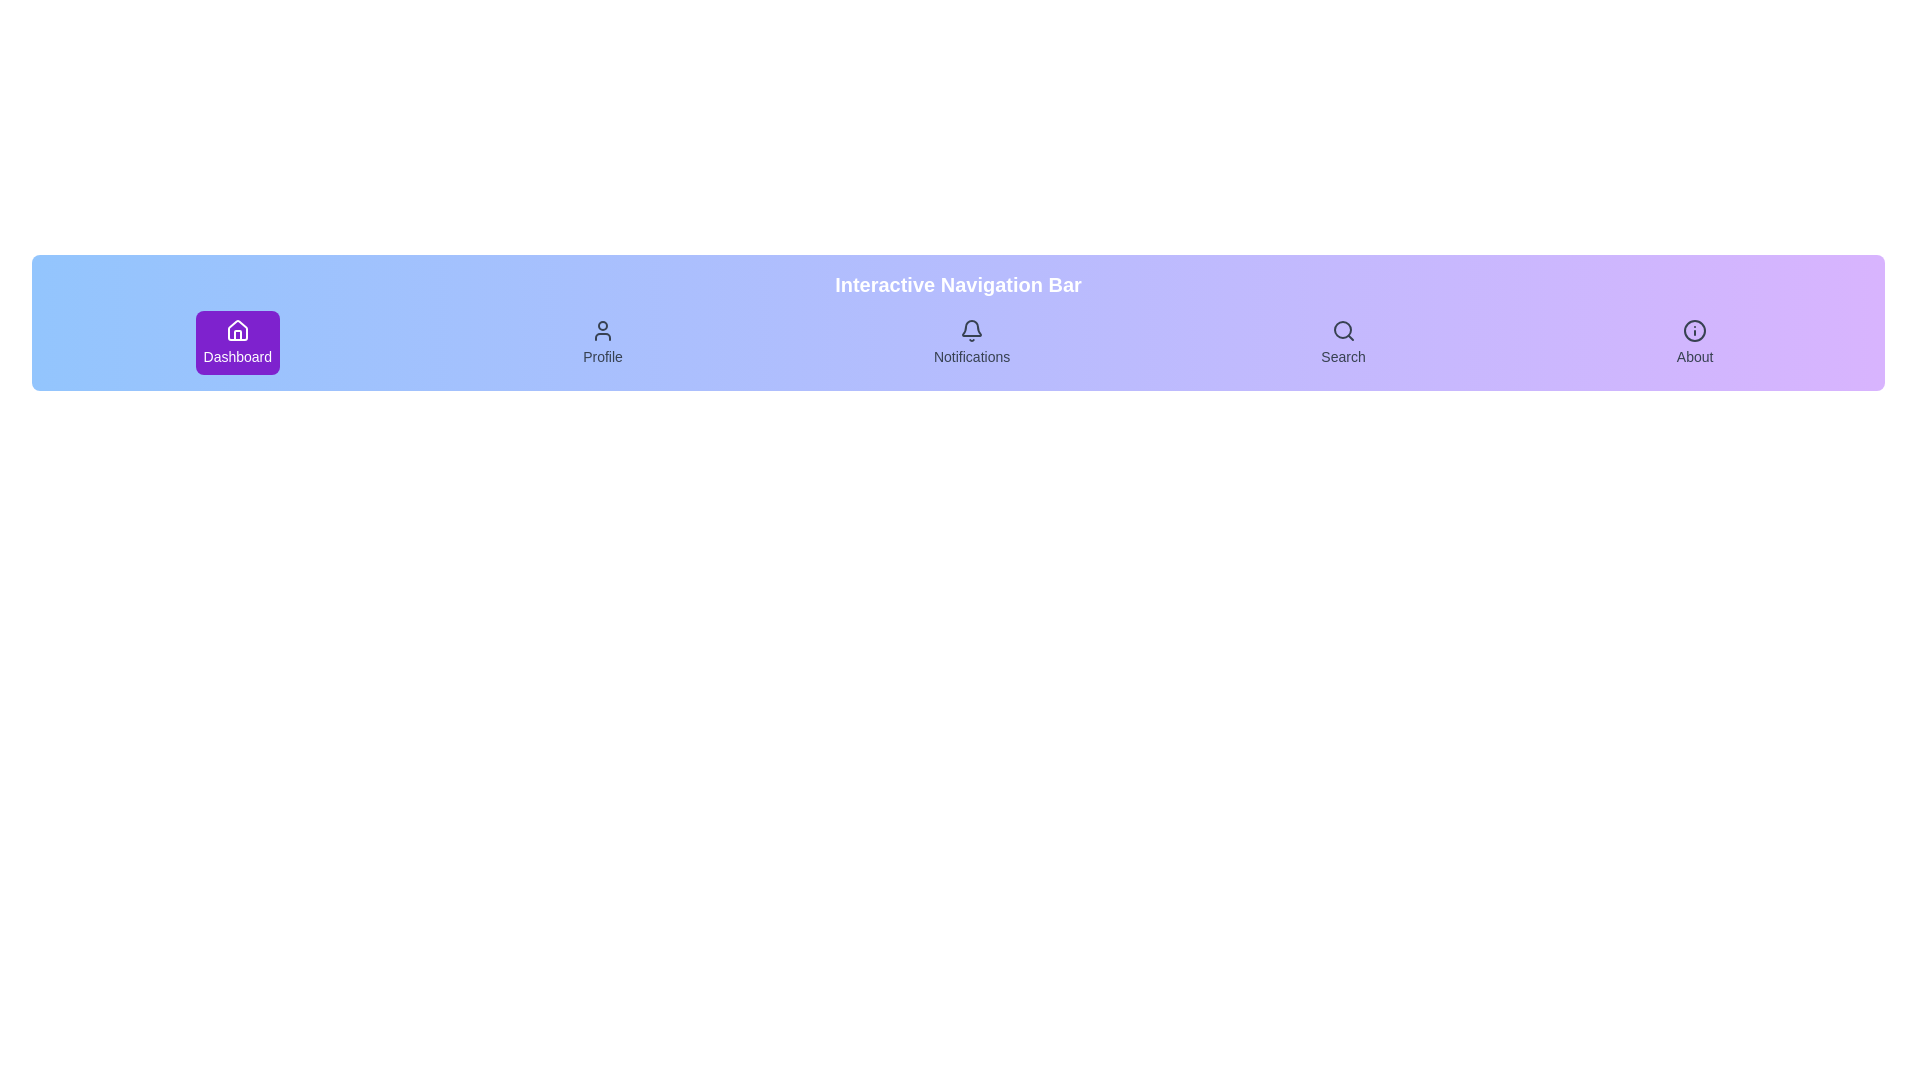 The width and height of the screenshot is (1920, 1080). What do you see at coordinates (602, 330) in the screenshot?
I see `the icon of the navigation item Profile` at bounding box center [602, 330].